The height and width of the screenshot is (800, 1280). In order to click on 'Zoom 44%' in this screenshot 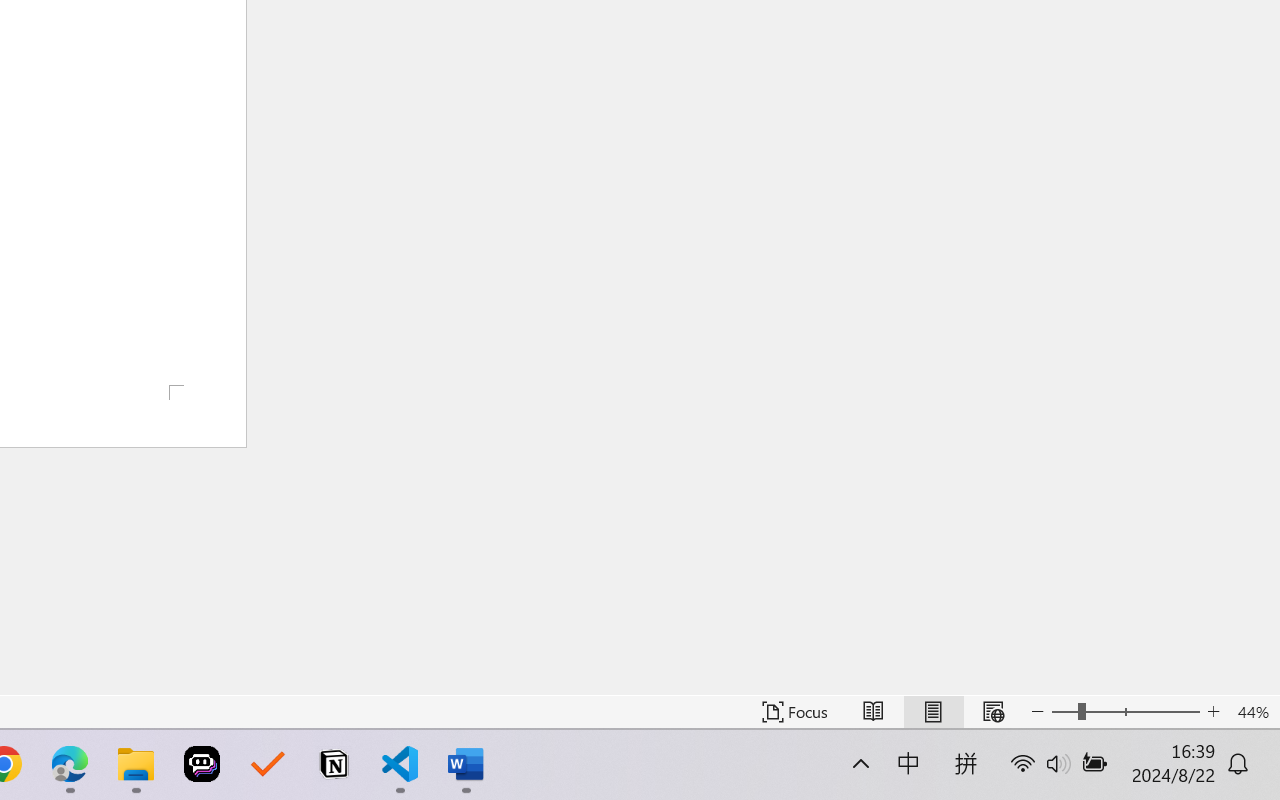, I will do `click(1252, 711)`.